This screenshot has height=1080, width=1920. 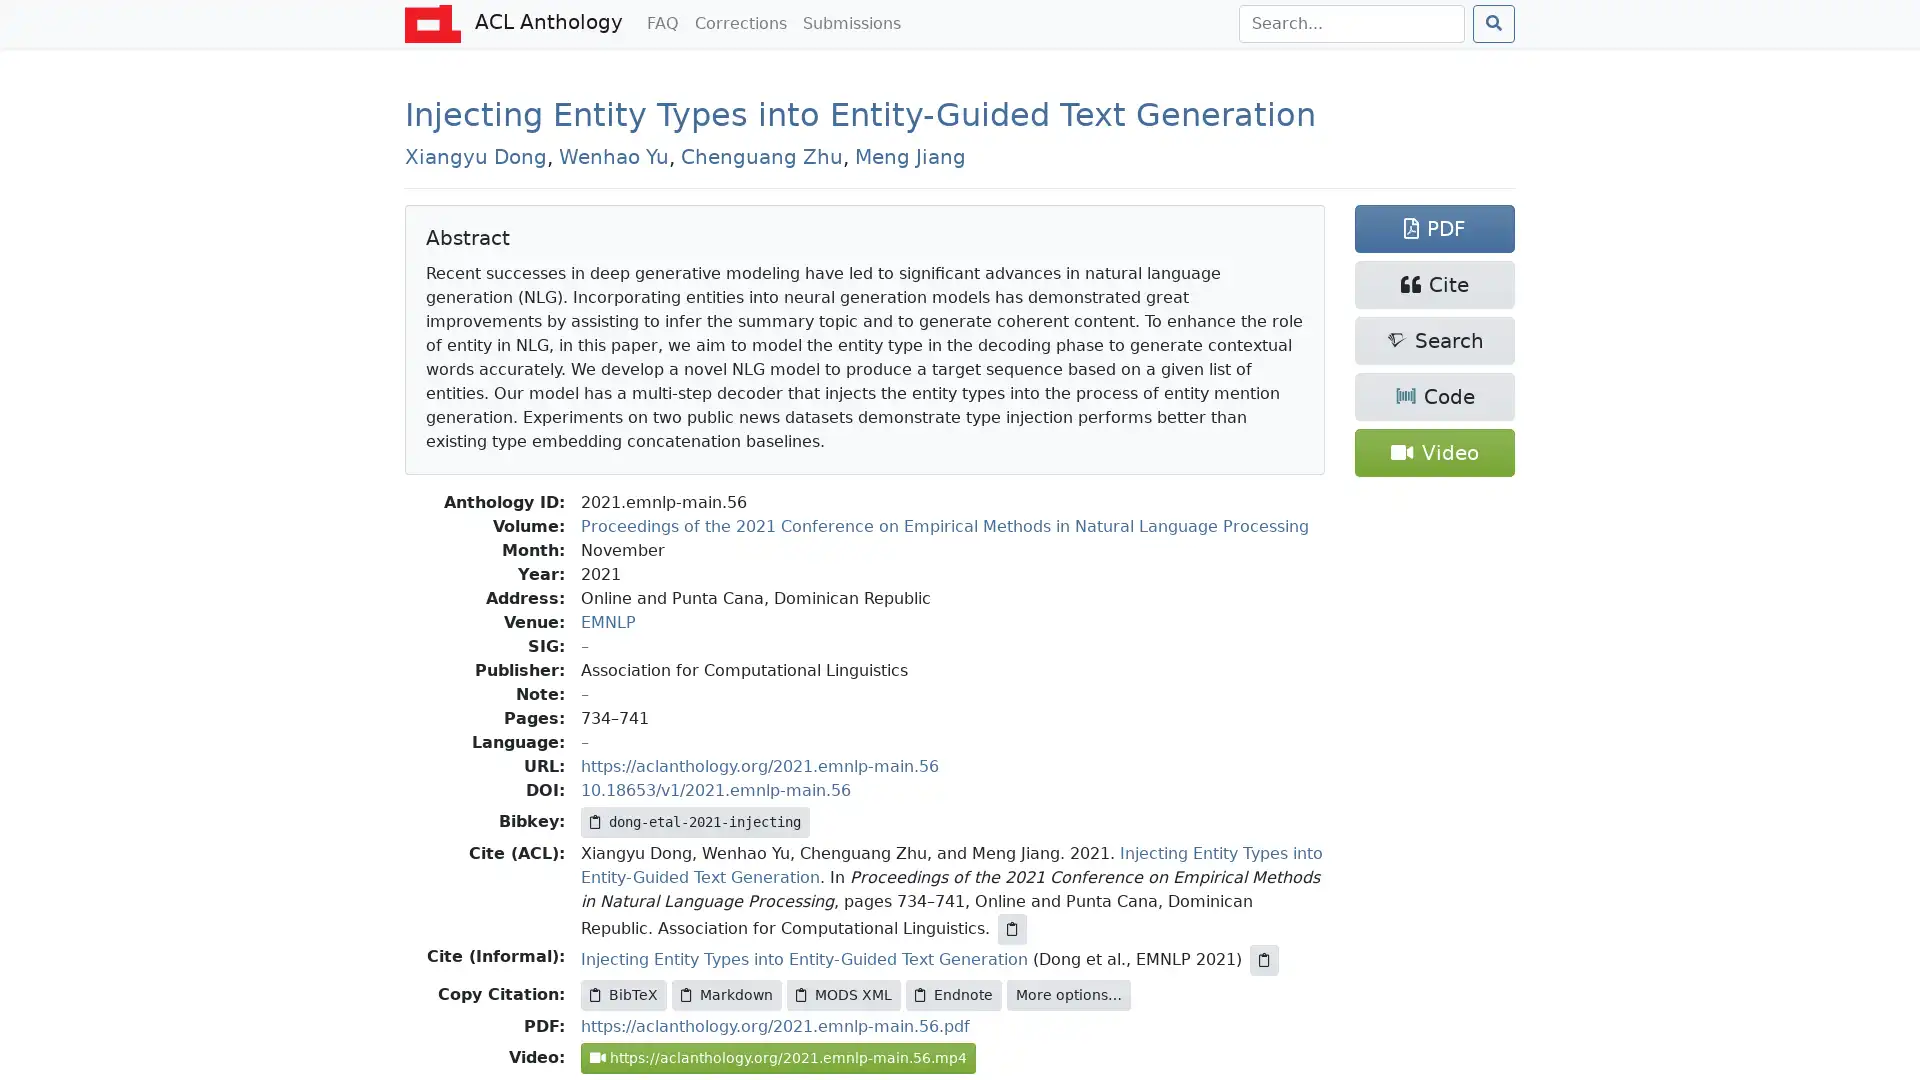 I want to click on dong-etal-2021-injecting, so click(x=695, y=822).